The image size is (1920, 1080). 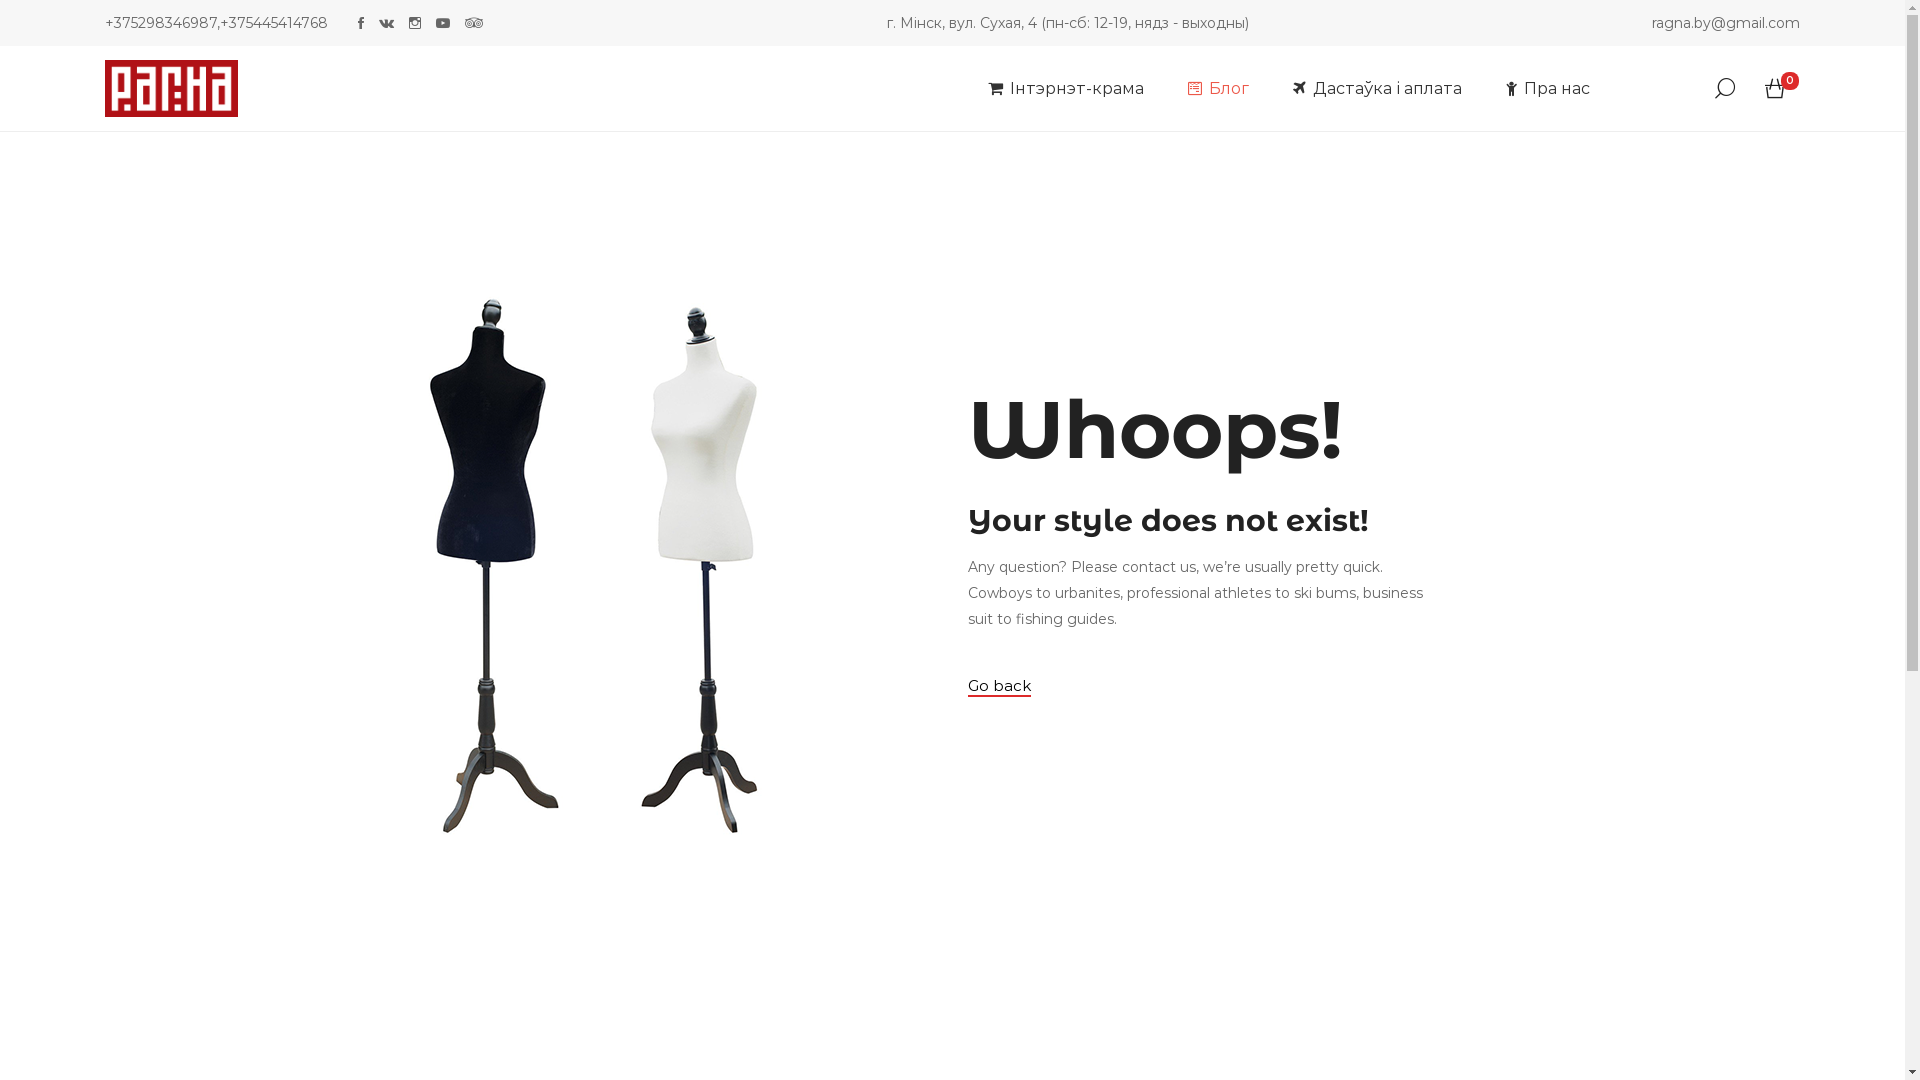 I want to click on 'ragna.by@gmail.com', so click(x=1725, y=23).